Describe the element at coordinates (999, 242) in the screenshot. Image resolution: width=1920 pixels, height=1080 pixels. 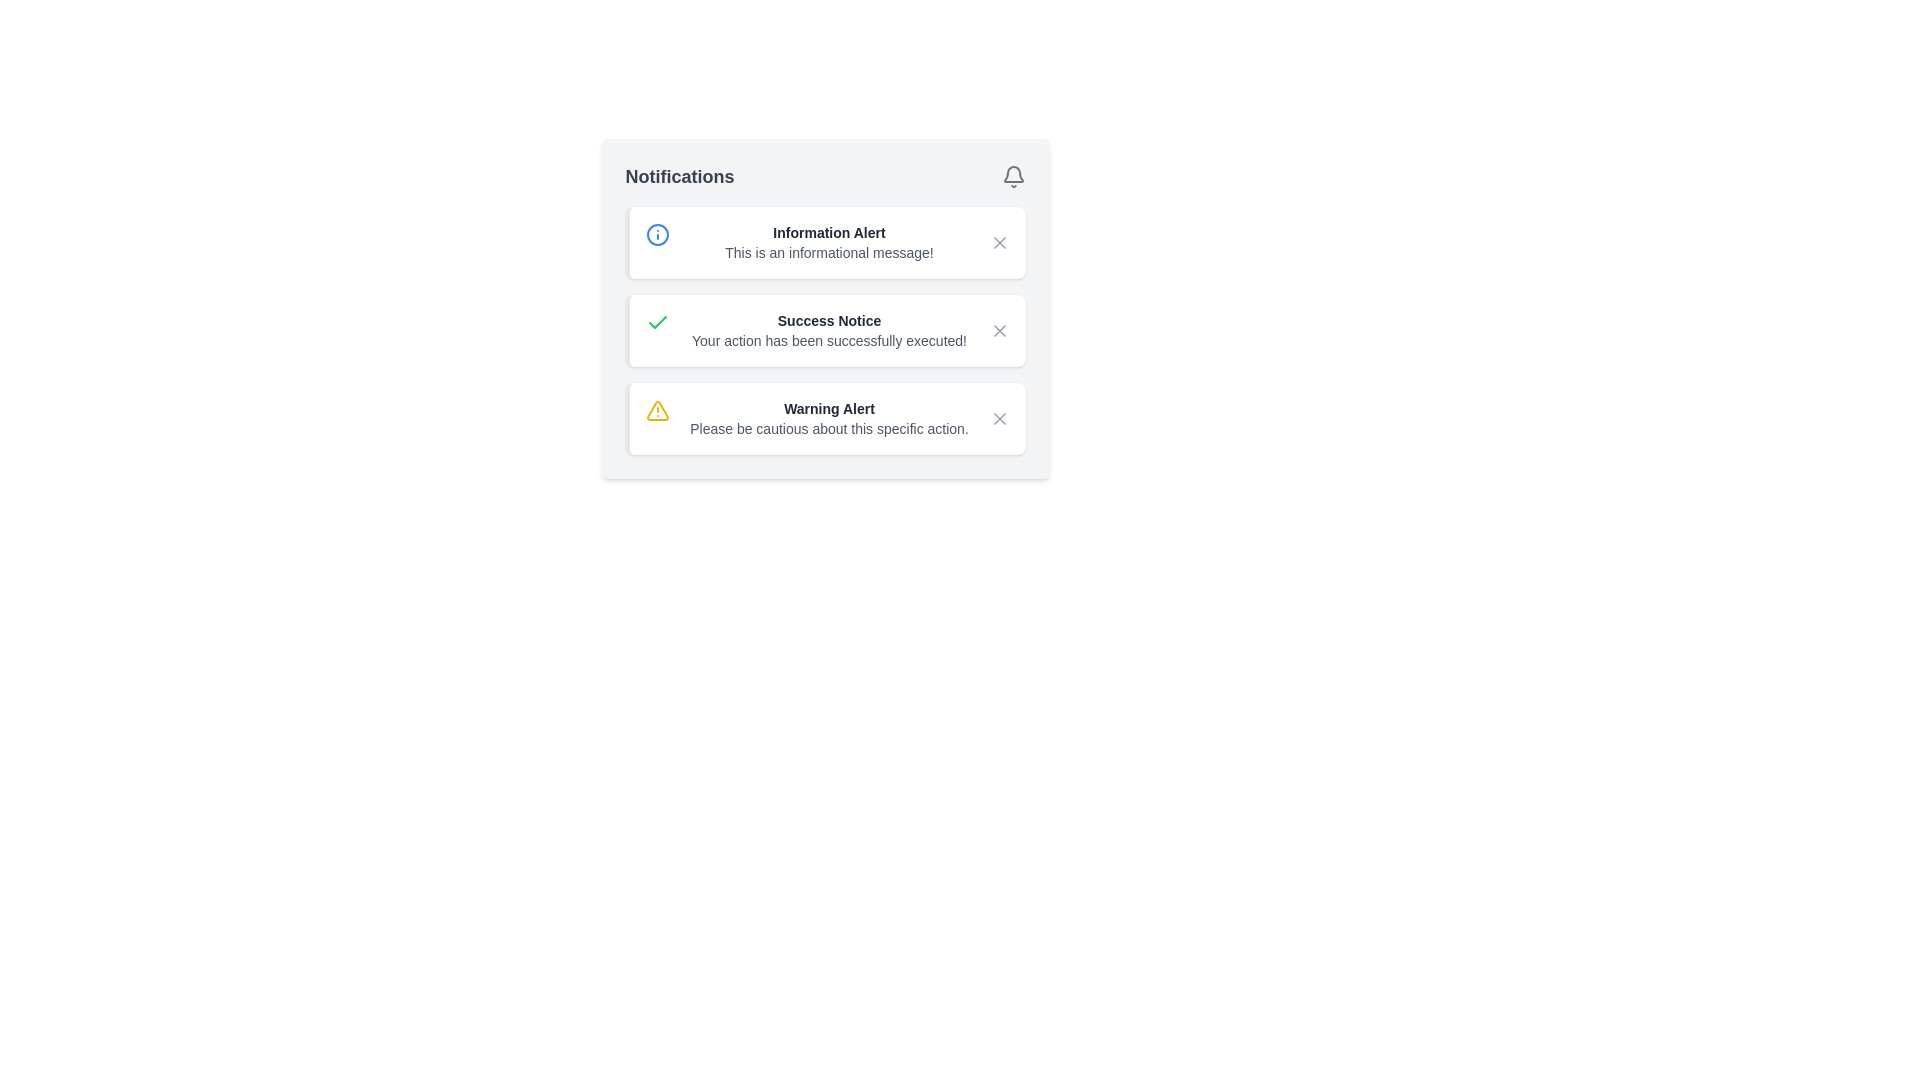
I see `the close button, which is a small gray 'x' icon located at the edge of the notification card` at that location.